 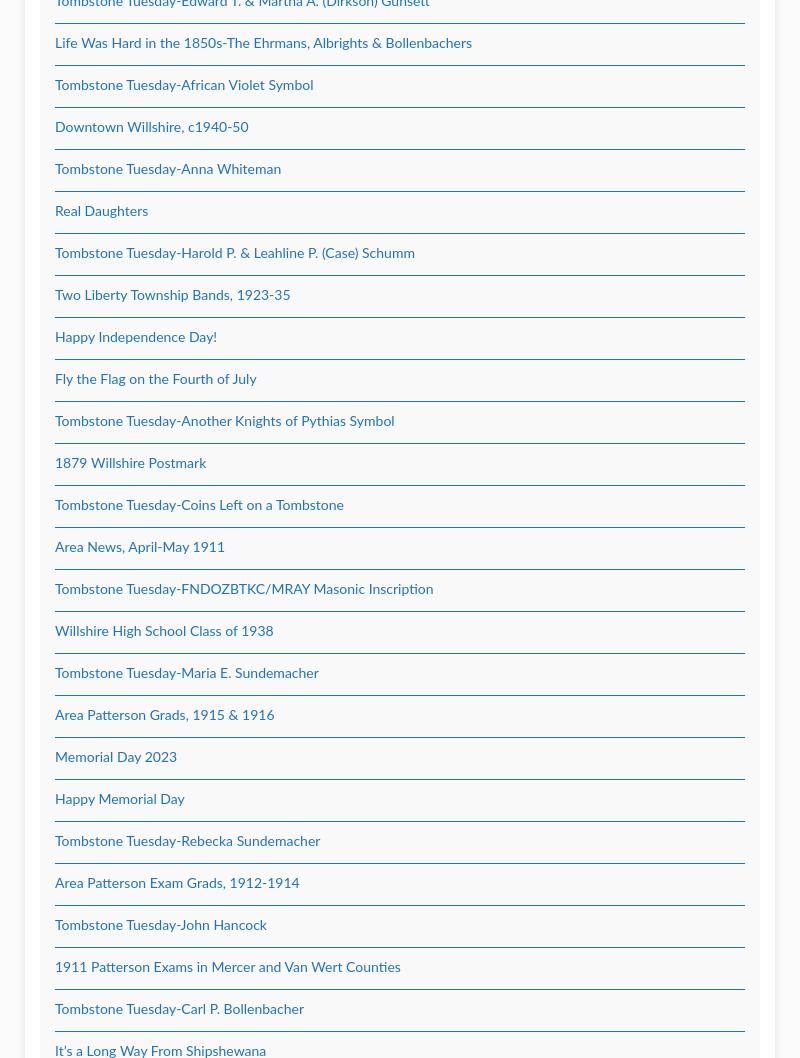 I want to click on 'Memorial Day 2023', so click(x=114, y=757).